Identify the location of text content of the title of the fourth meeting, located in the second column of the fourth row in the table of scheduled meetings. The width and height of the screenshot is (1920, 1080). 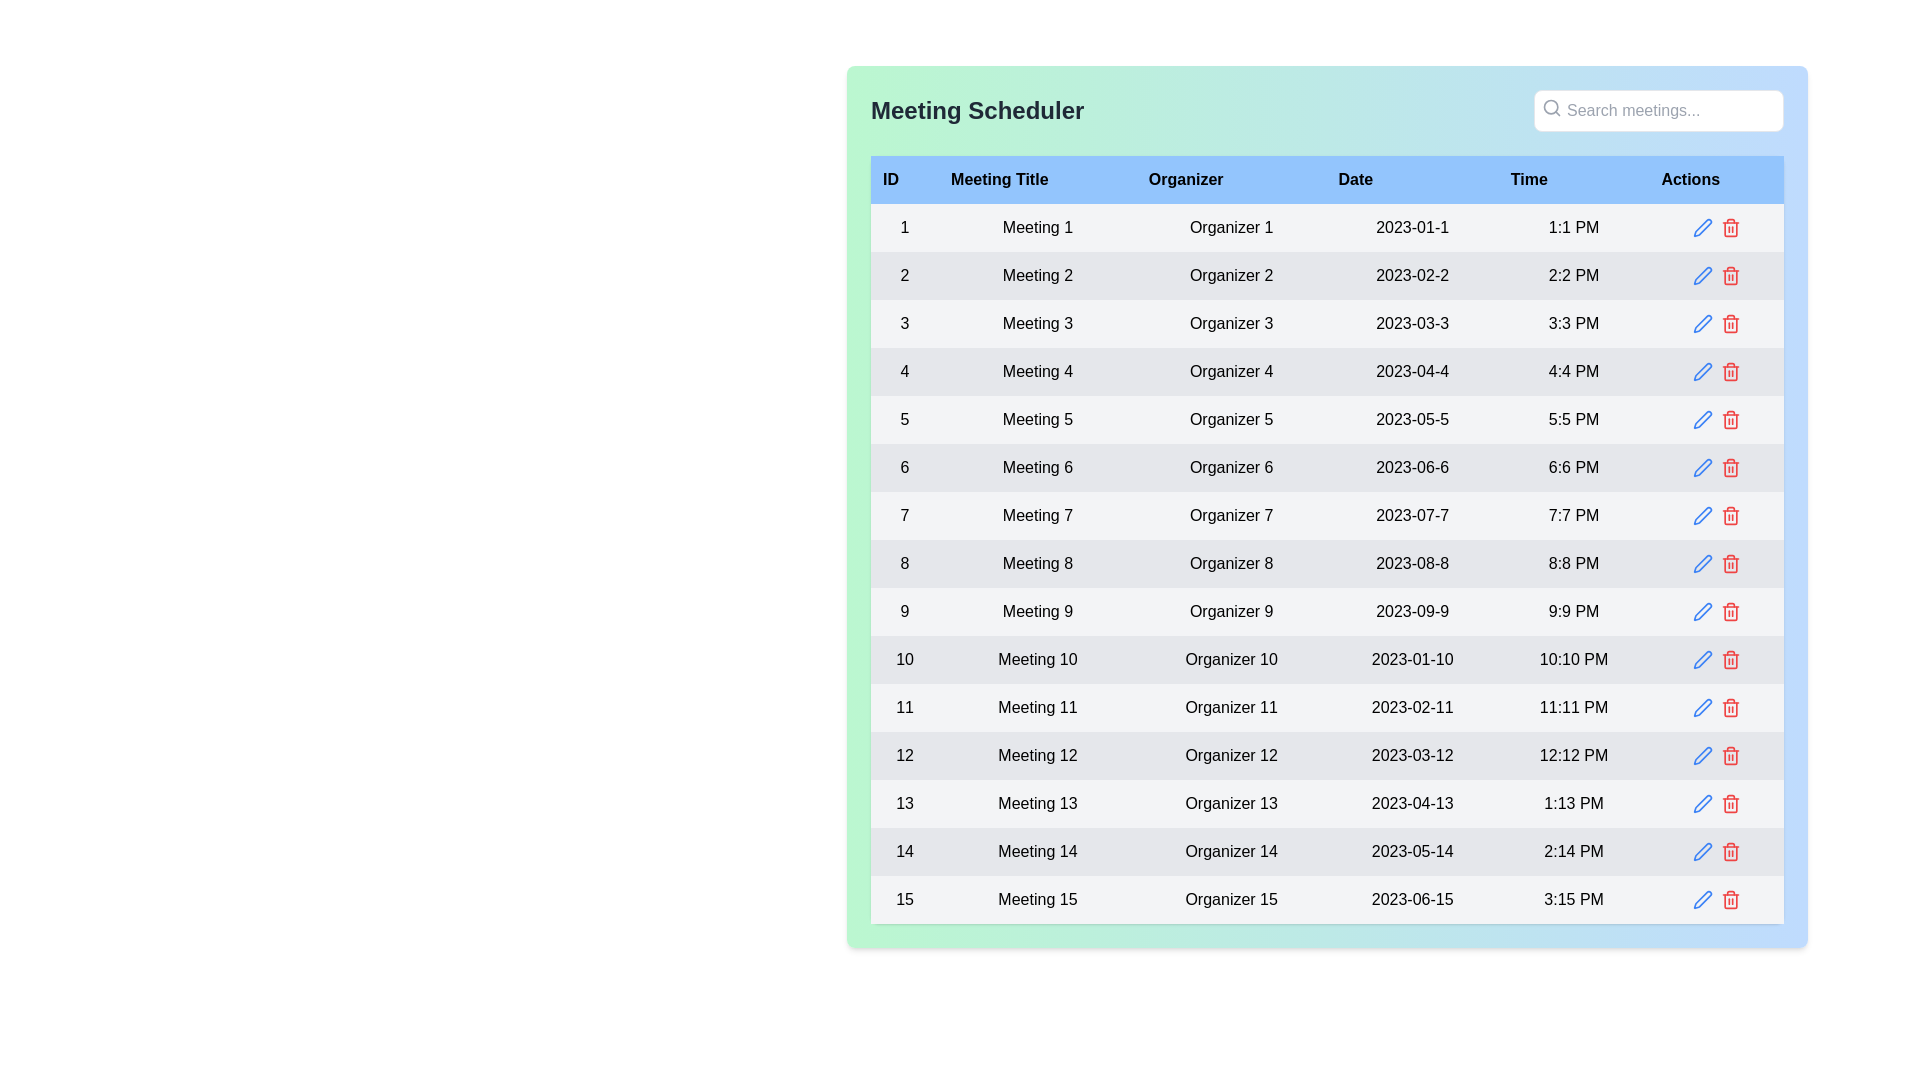
(1037, 371).